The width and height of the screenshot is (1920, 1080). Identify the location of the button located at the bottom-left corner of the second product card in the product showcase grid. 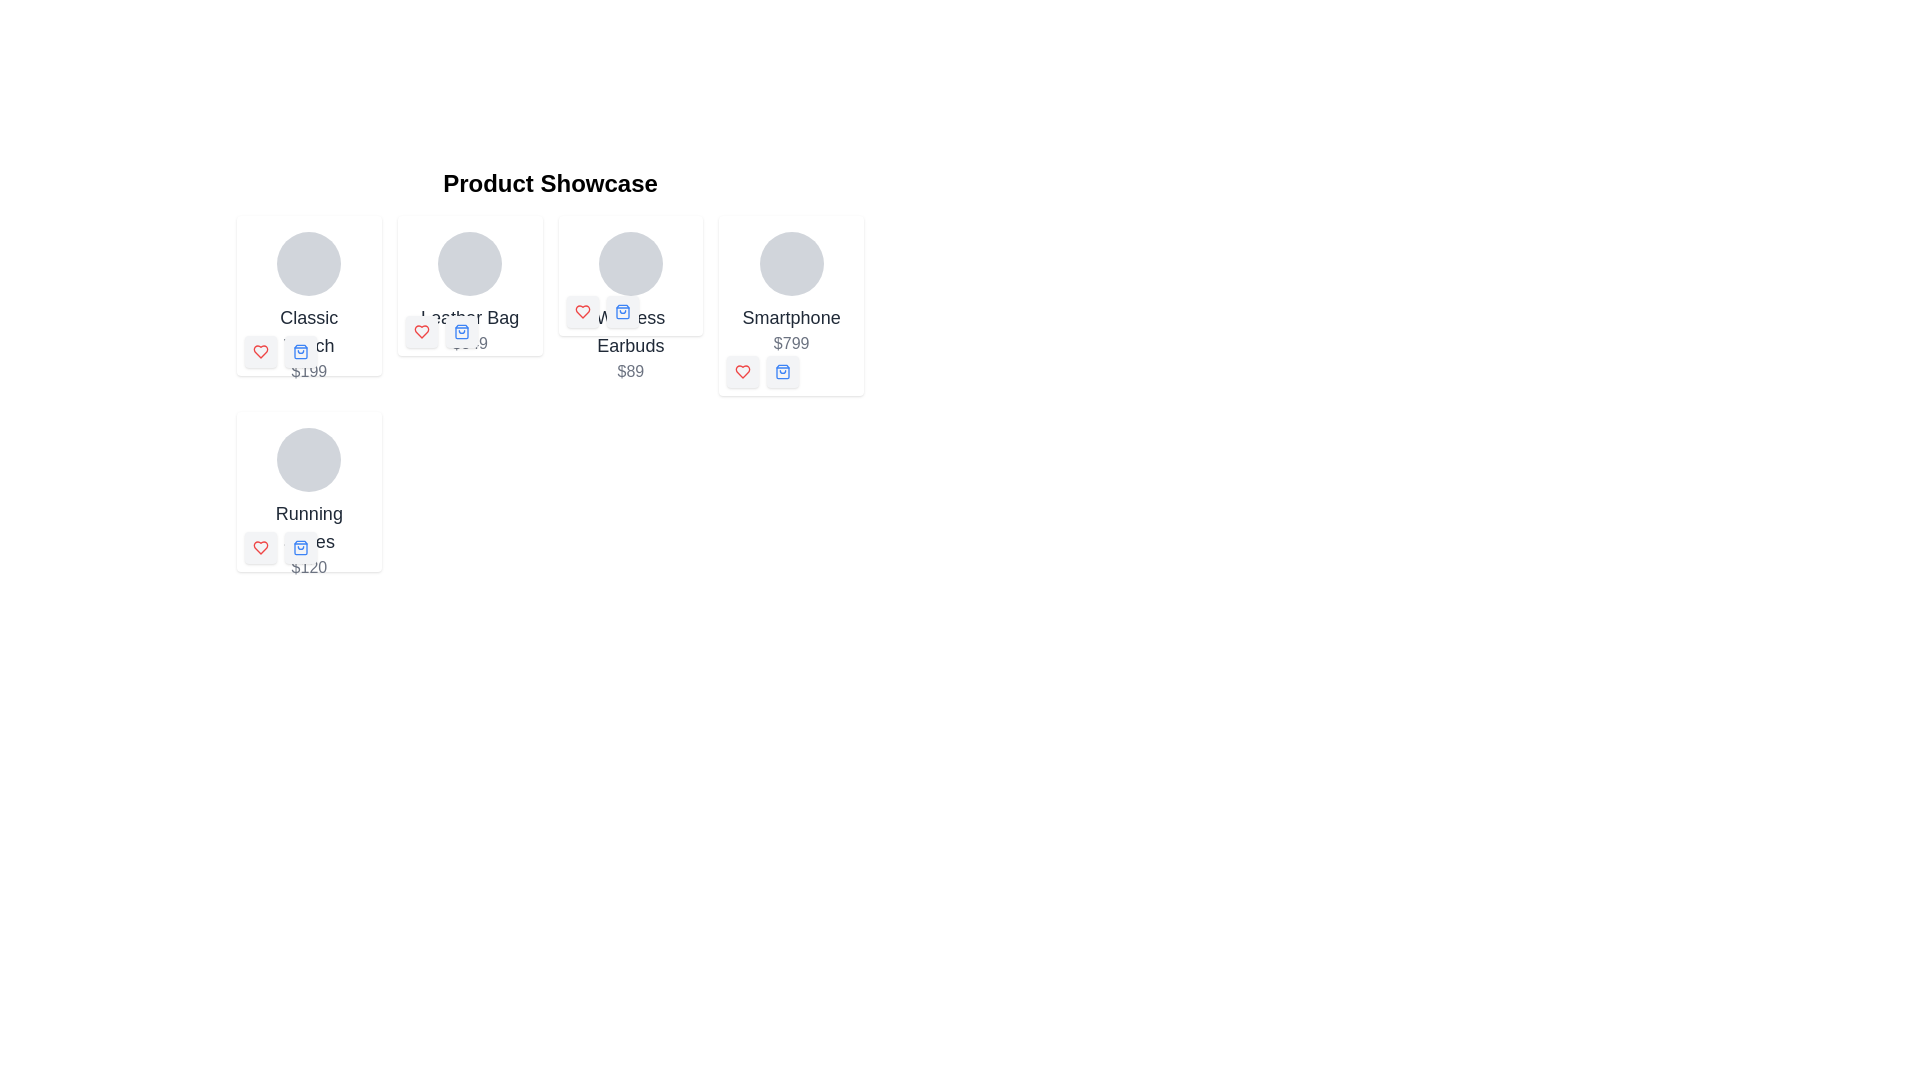
(460, 330).